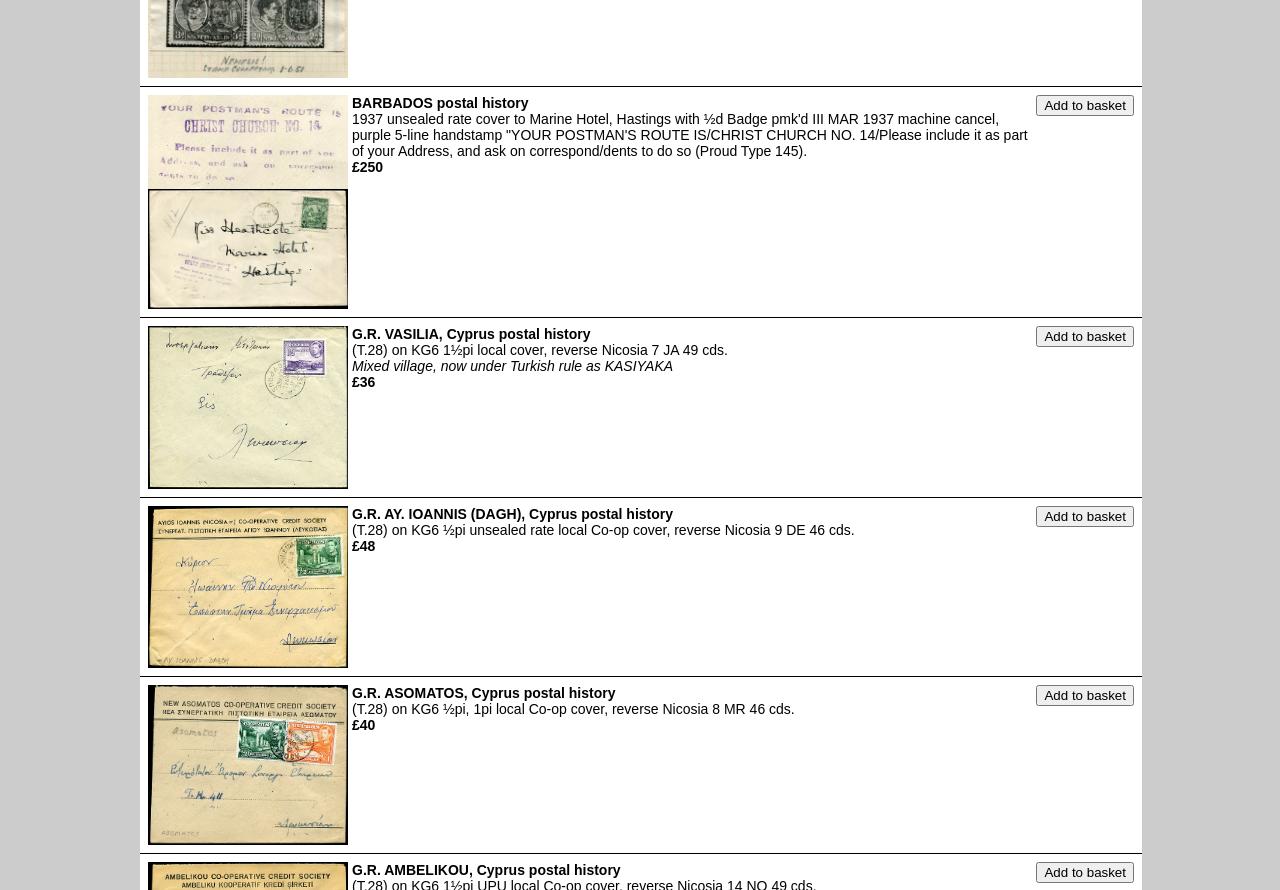 This screenshot has height=890, width=1280. Describe the element at coordinates (470, 333) in the screenshot. I see `'G.R. VASILIA, Cyprus postal history'` at that location.